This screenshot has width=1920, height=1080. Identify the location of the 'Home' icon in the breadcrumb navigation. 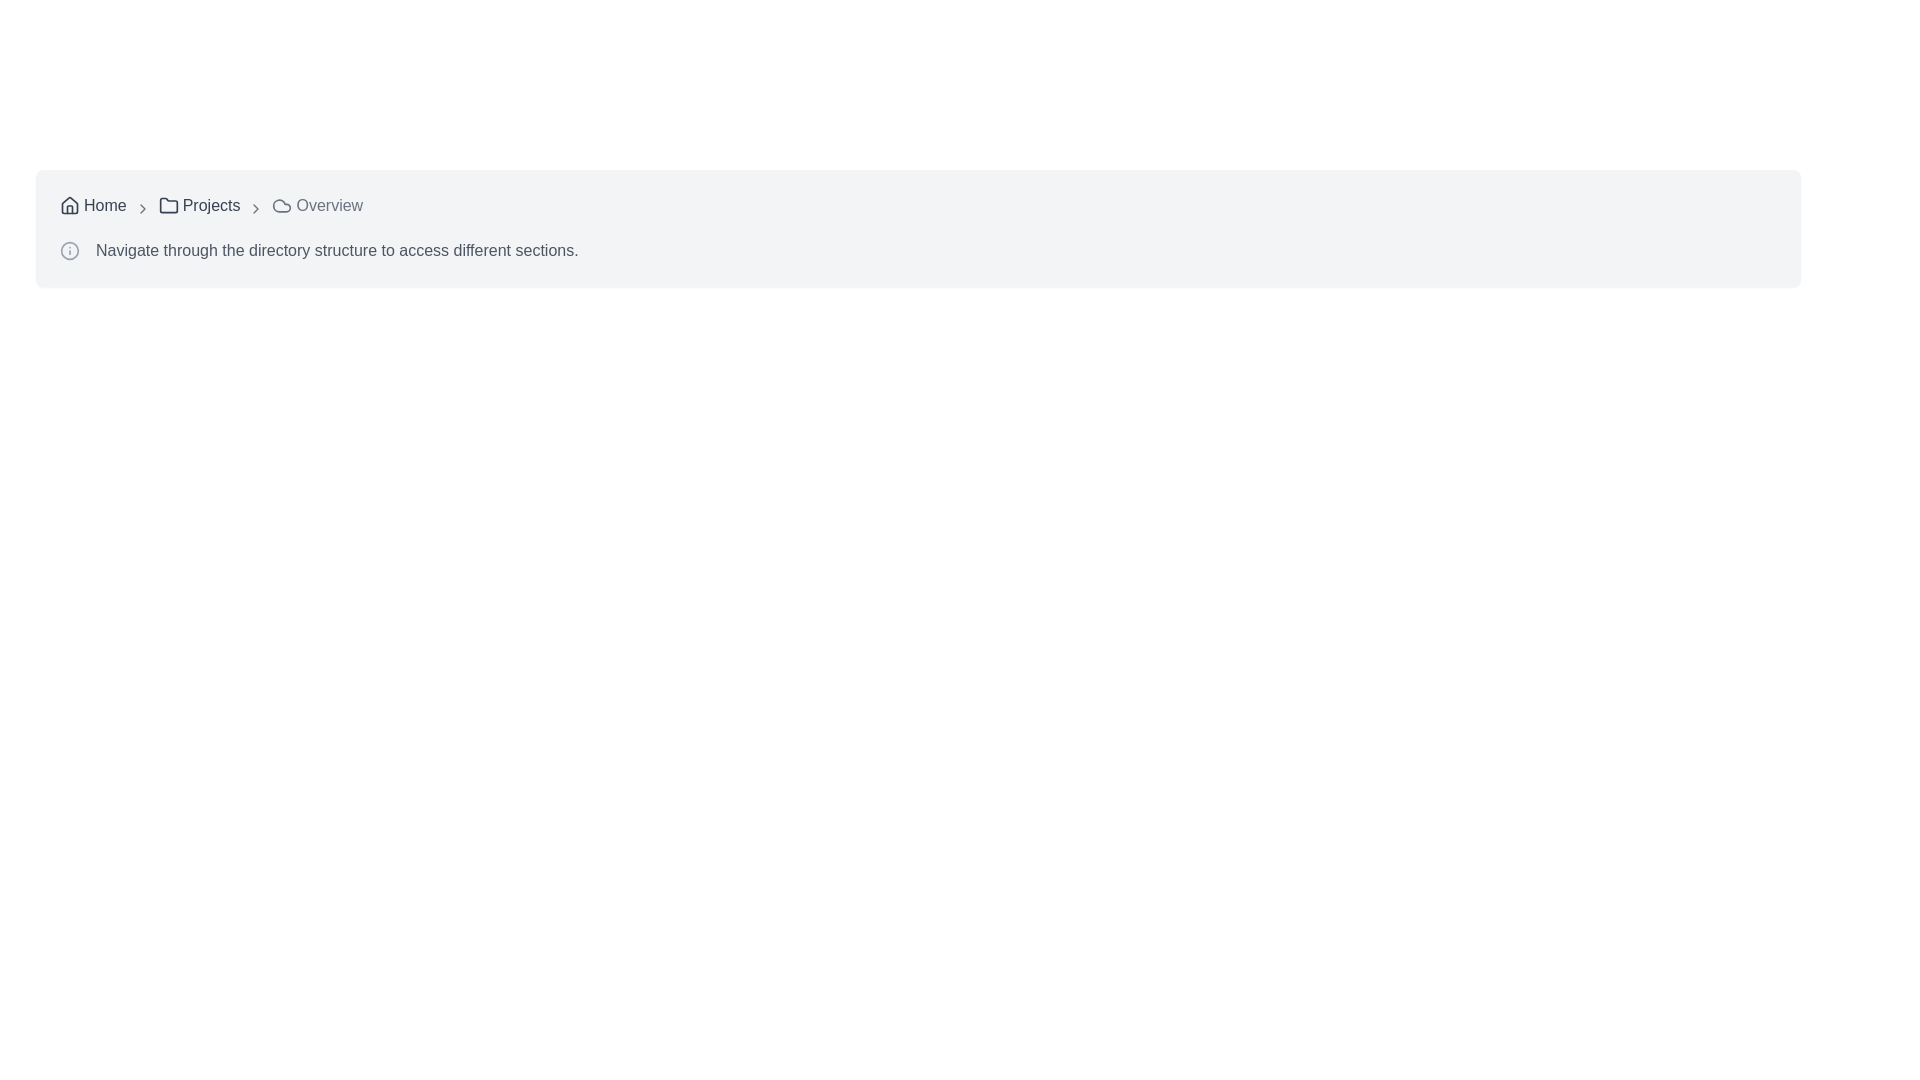
(70, 205).